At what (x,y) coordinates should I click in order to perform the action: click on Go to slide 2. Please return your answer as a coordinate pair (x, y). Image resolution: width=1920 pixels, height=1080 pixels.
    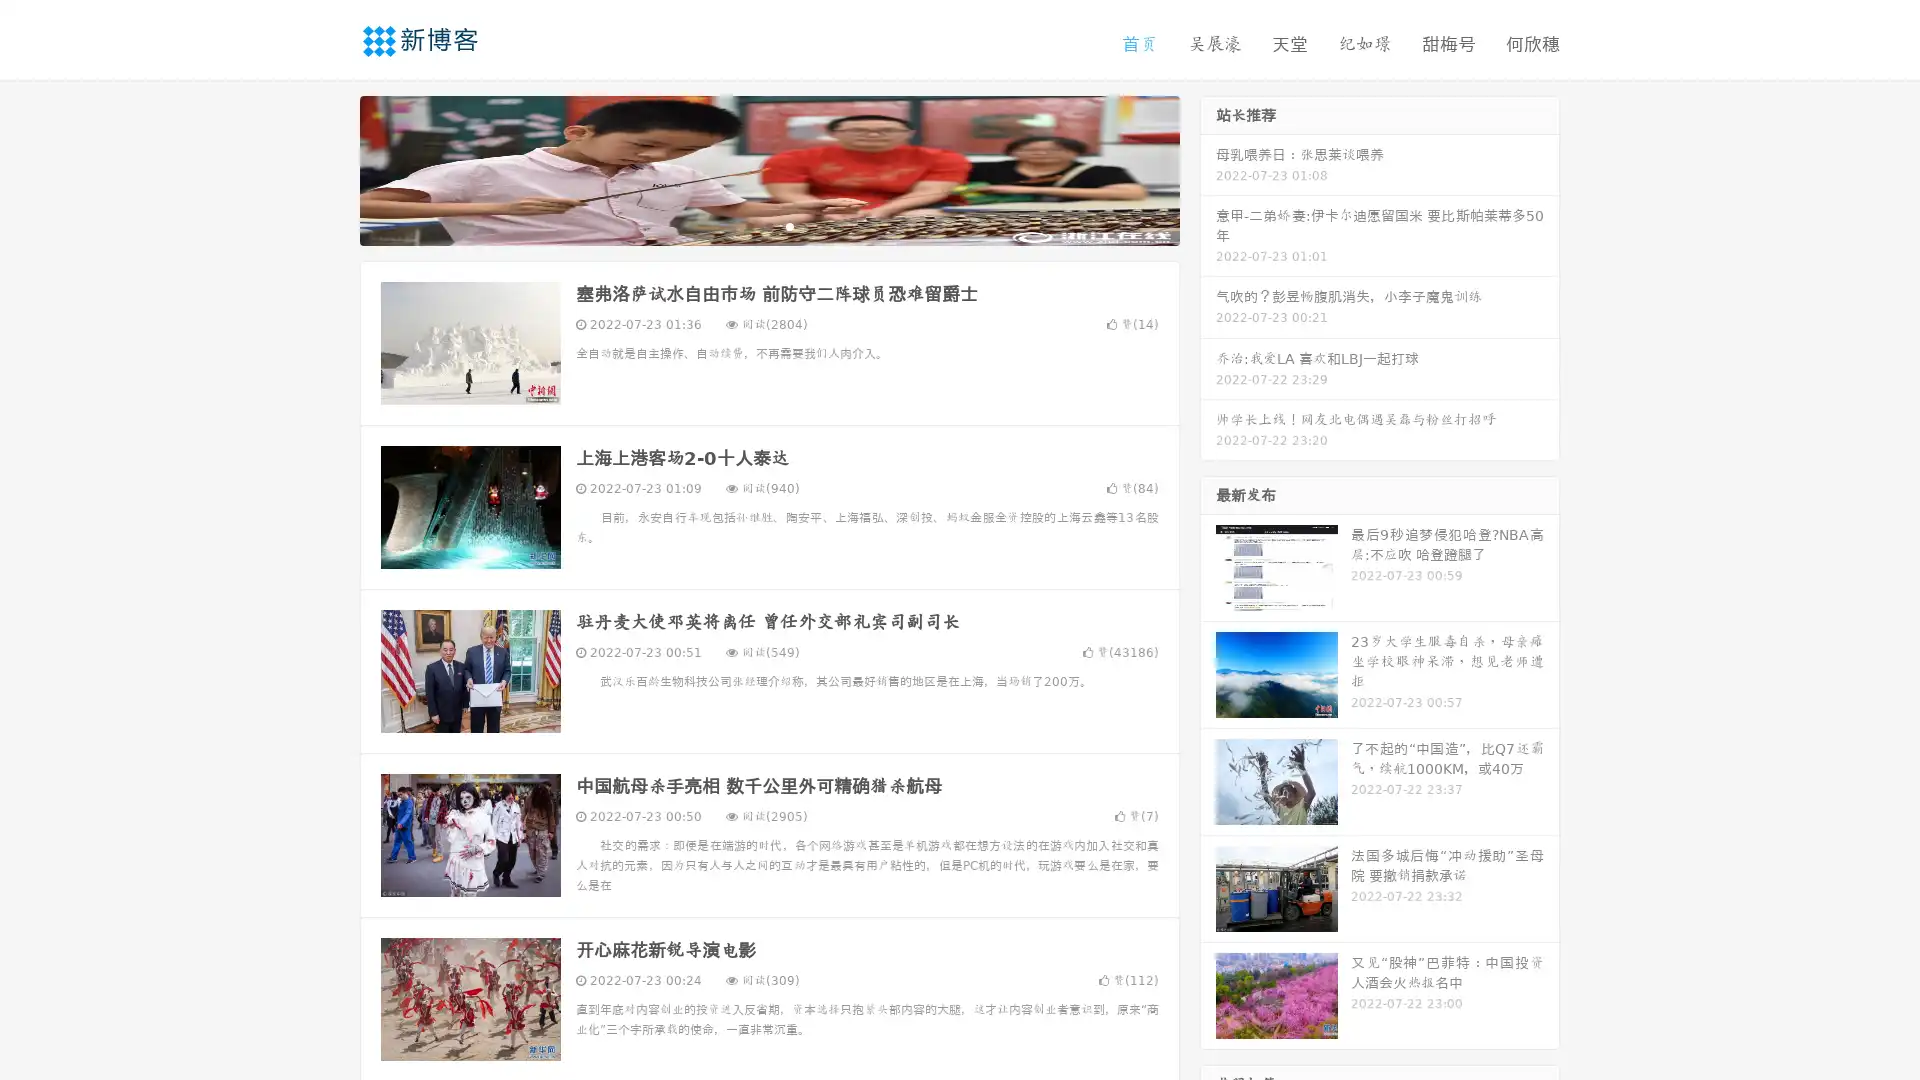
    Looking at the image, I should click on (768, 225).